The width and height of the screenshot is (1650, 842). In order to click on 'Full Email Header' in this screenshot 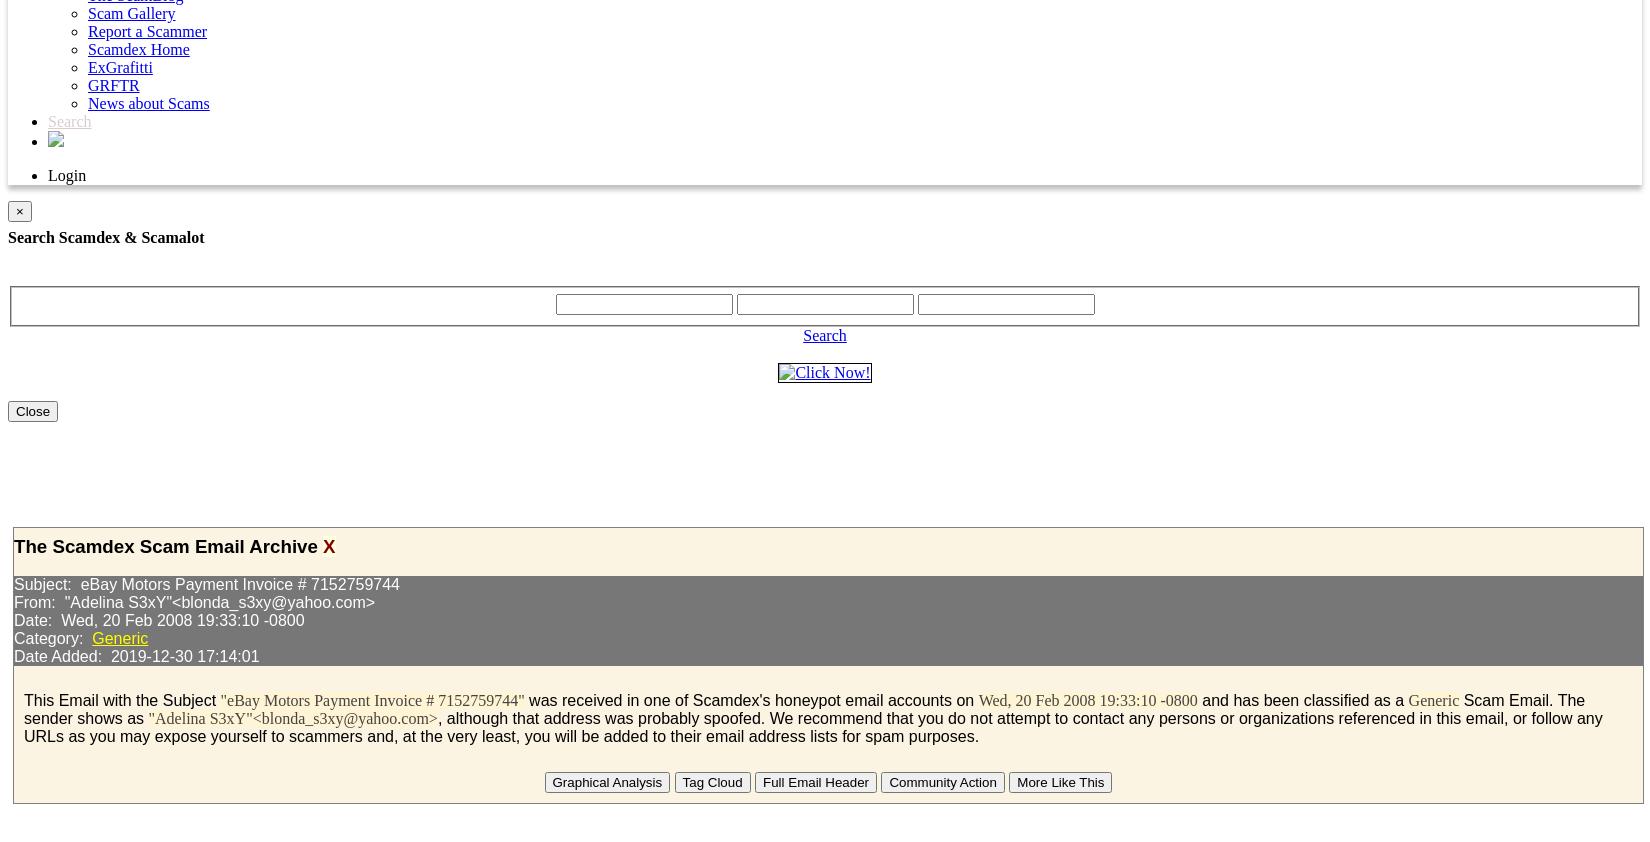, I will do `click(761, 782)`.